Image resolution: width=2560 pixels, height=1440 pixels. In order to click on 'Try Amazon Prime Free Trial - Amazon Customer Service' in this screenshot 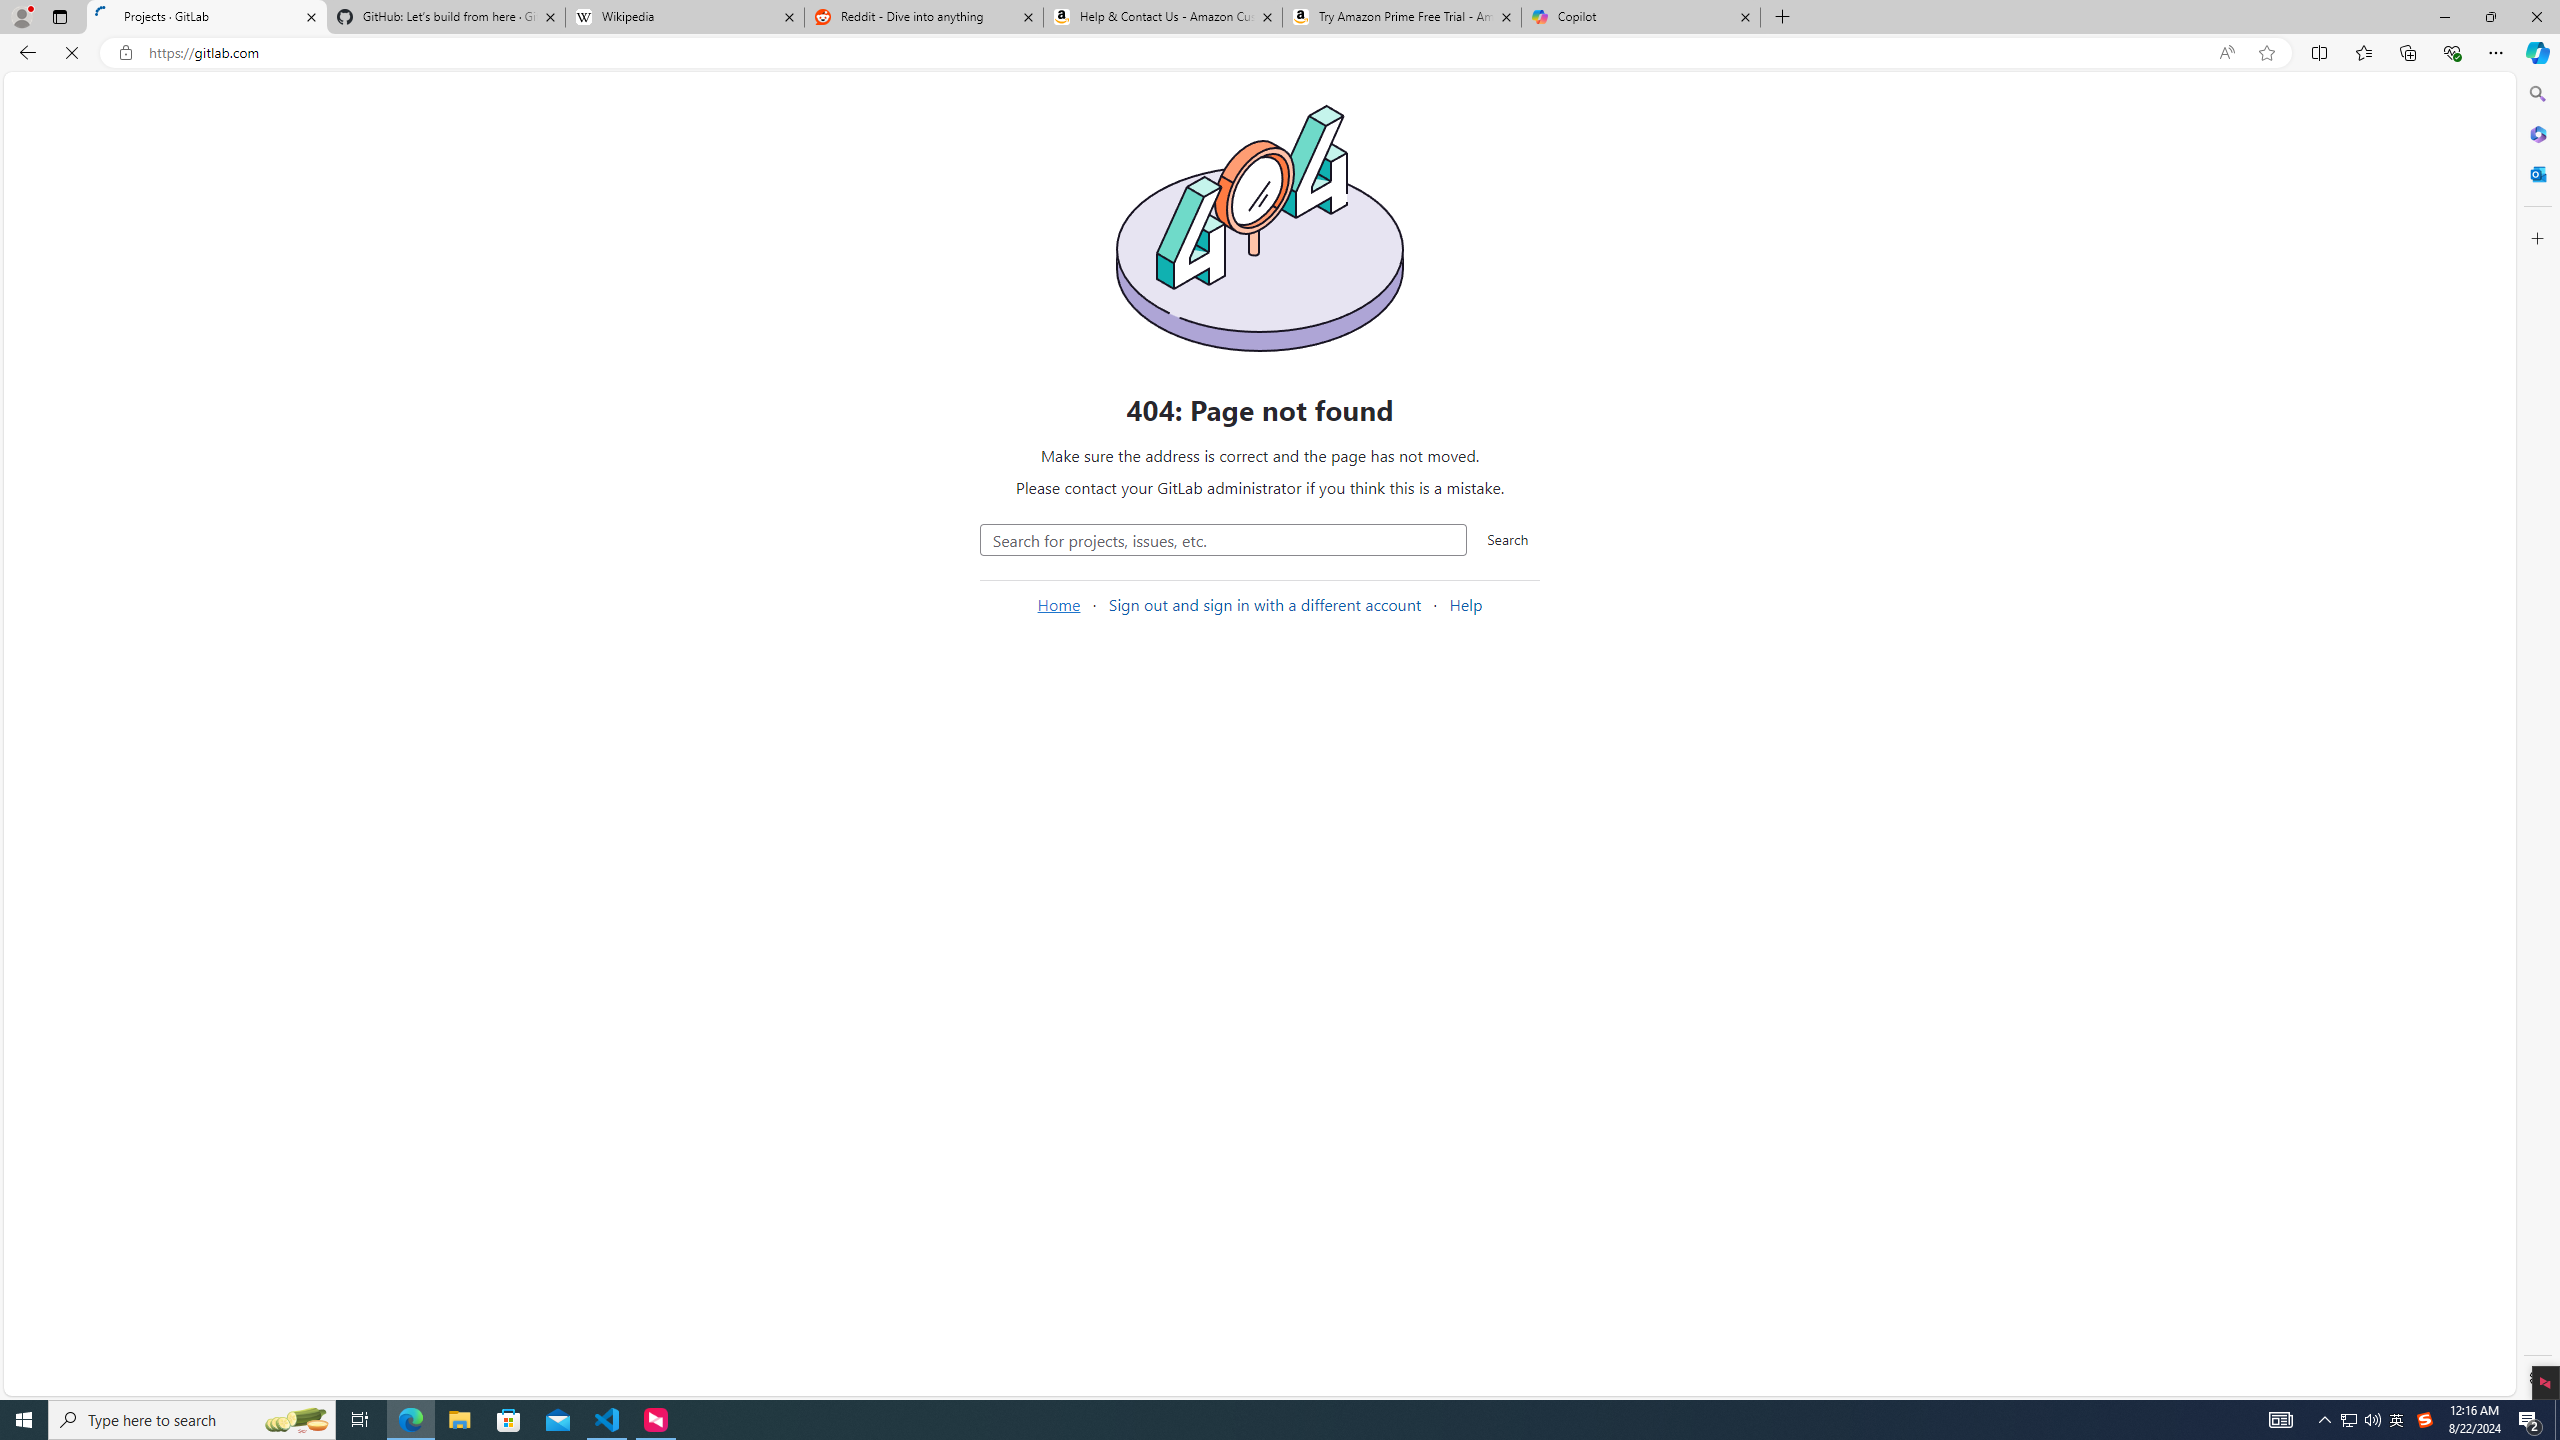, I will do `click(1402, 16)`.